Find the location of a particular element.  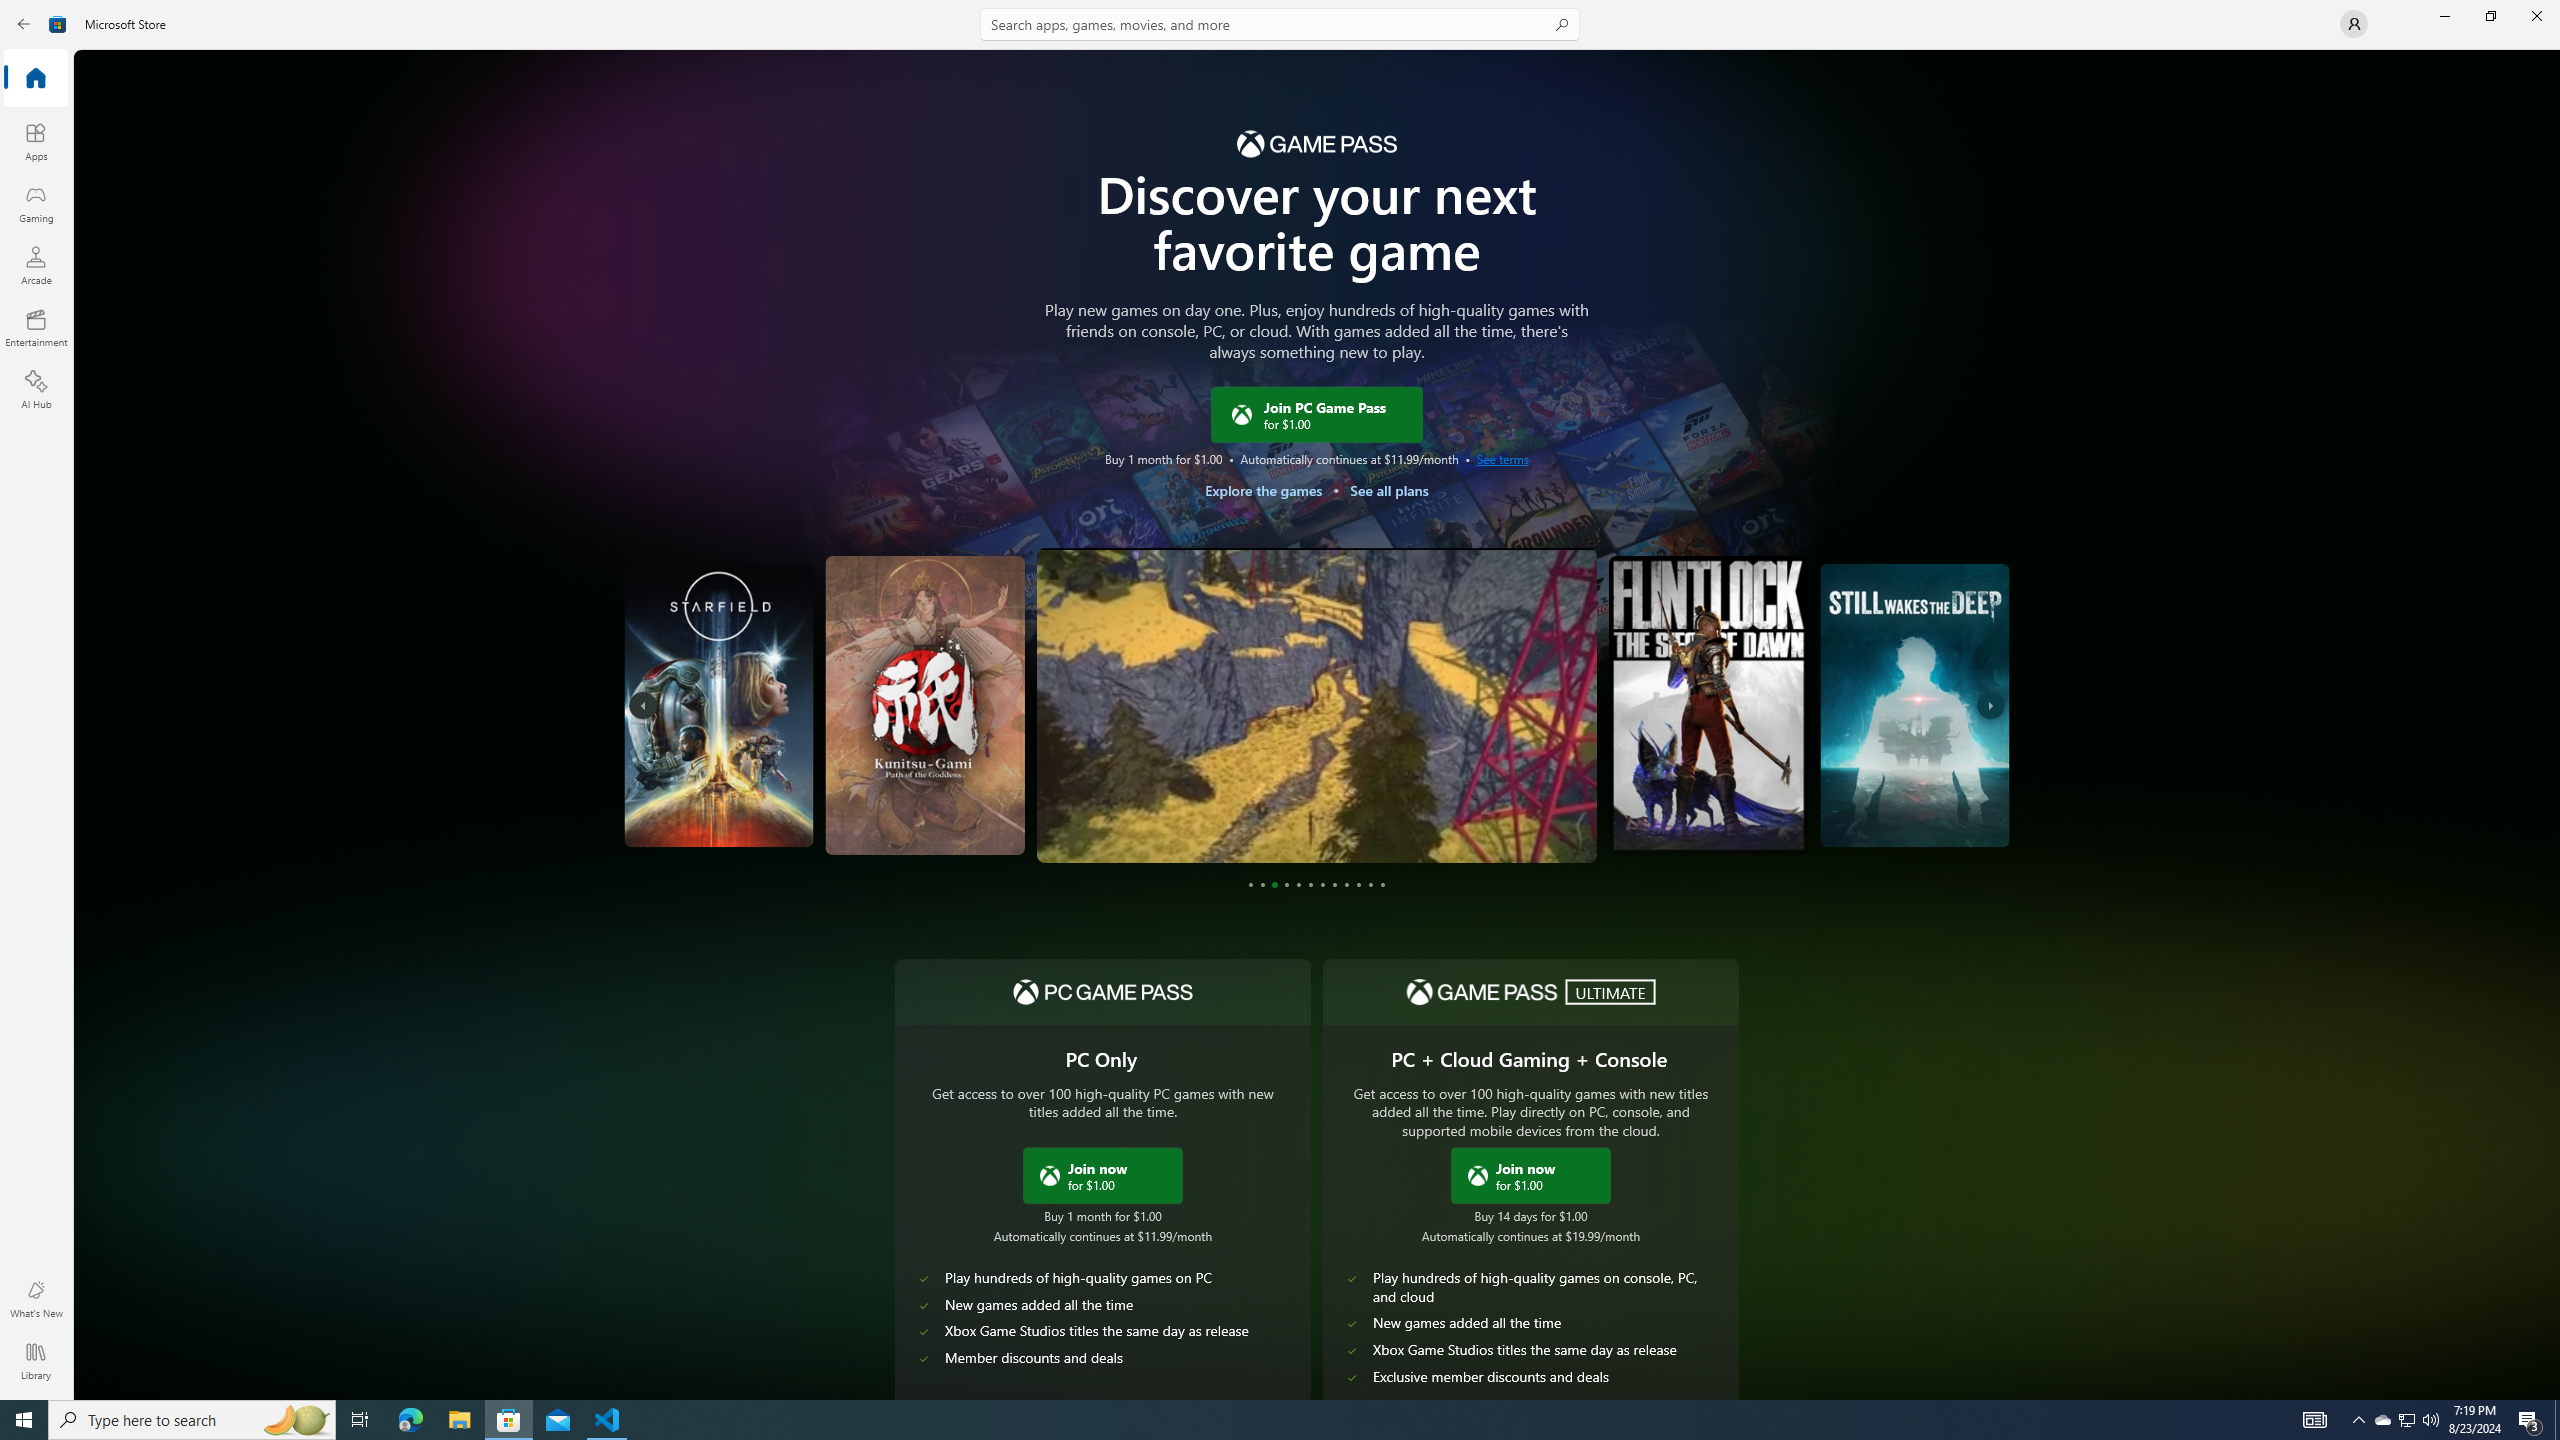

'Search' is located at coordinates (1280, 23).